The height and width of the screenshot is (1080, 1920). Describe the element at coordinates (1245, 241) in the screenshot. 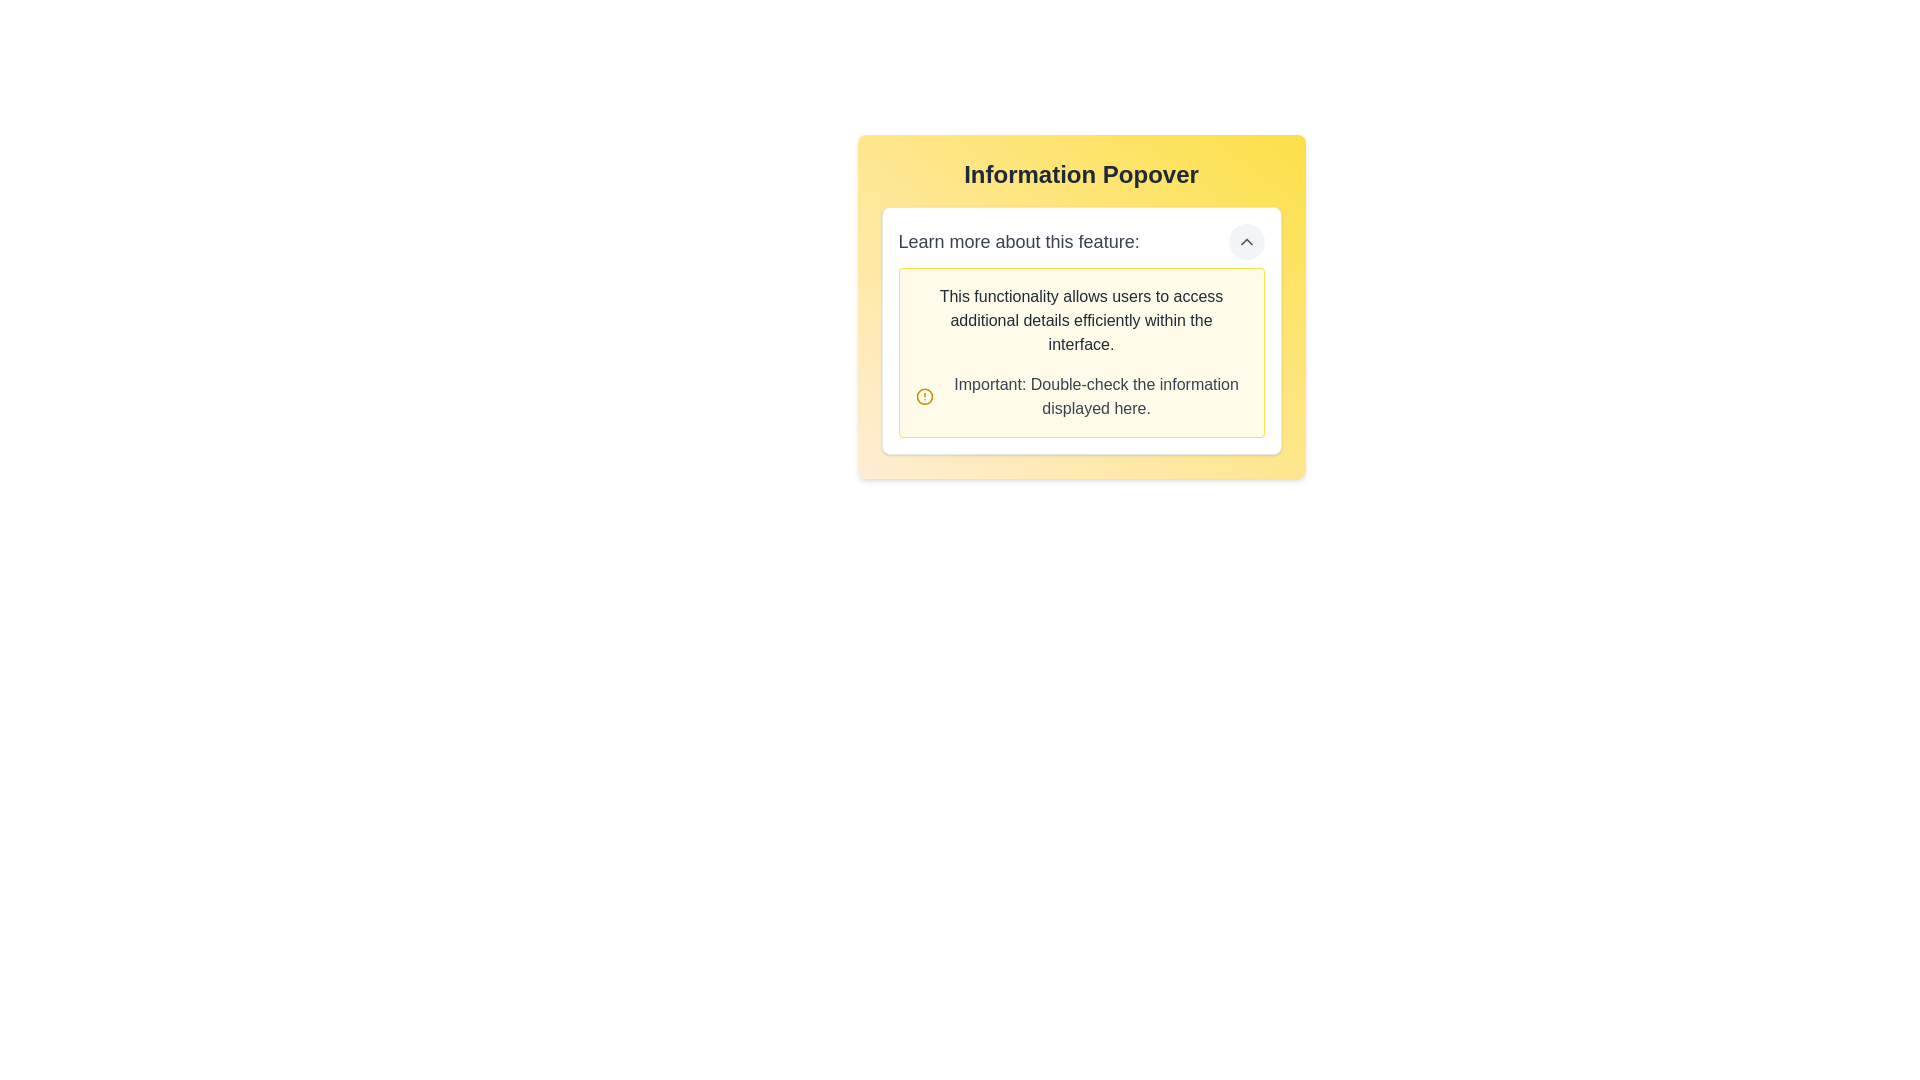

I see `the Icon button resembling a chevron up located in the upper-right corner of the popover` at that location.